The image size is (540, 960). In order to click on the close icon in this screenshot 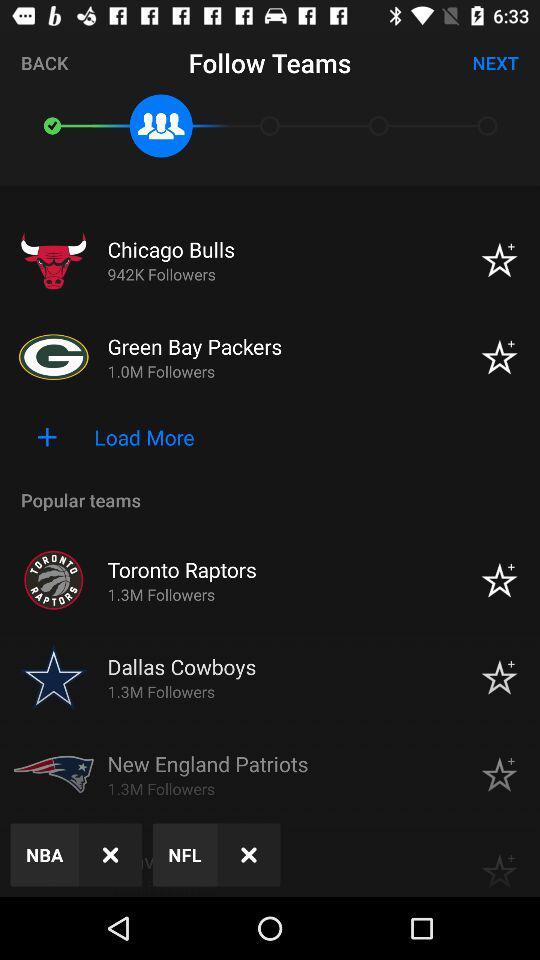, I will do `click(110, 853)`.